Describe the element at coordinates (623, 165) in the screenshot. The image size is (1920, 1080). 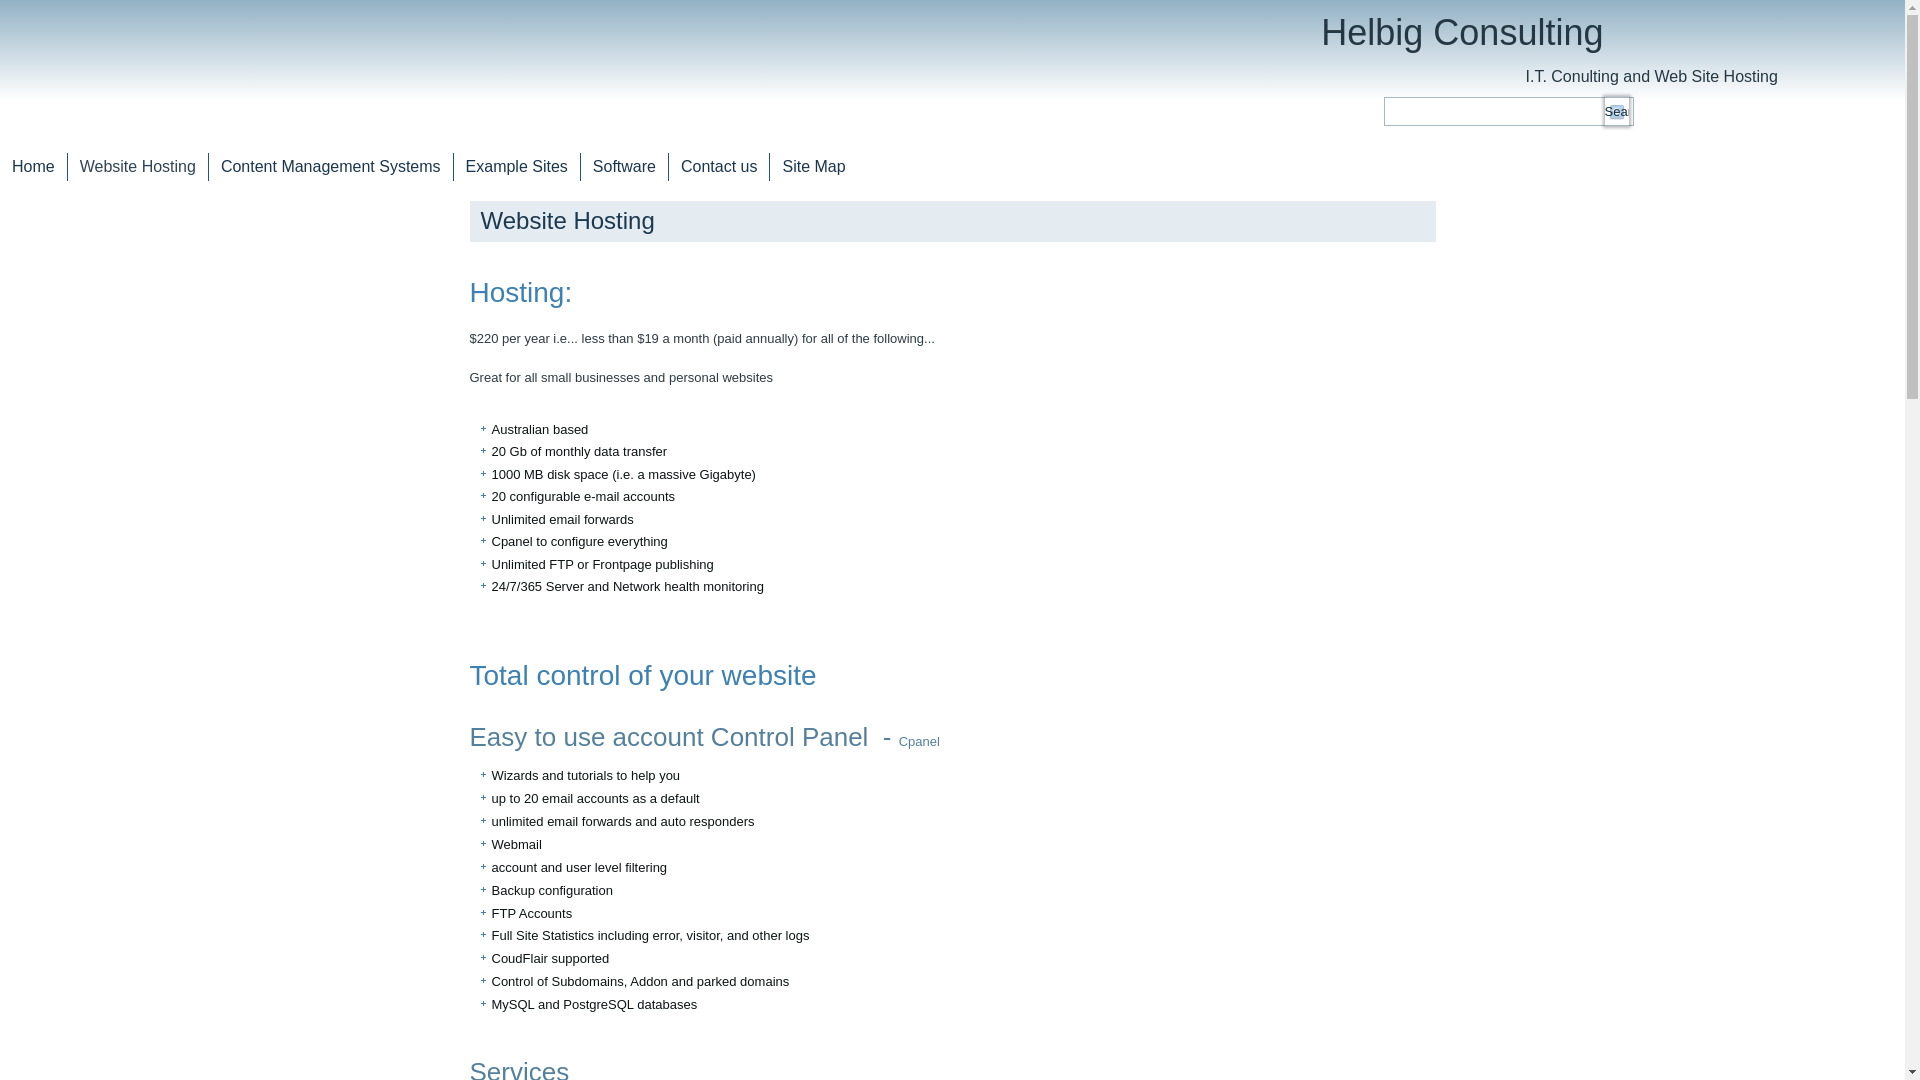
I see `'Software'` at that location.